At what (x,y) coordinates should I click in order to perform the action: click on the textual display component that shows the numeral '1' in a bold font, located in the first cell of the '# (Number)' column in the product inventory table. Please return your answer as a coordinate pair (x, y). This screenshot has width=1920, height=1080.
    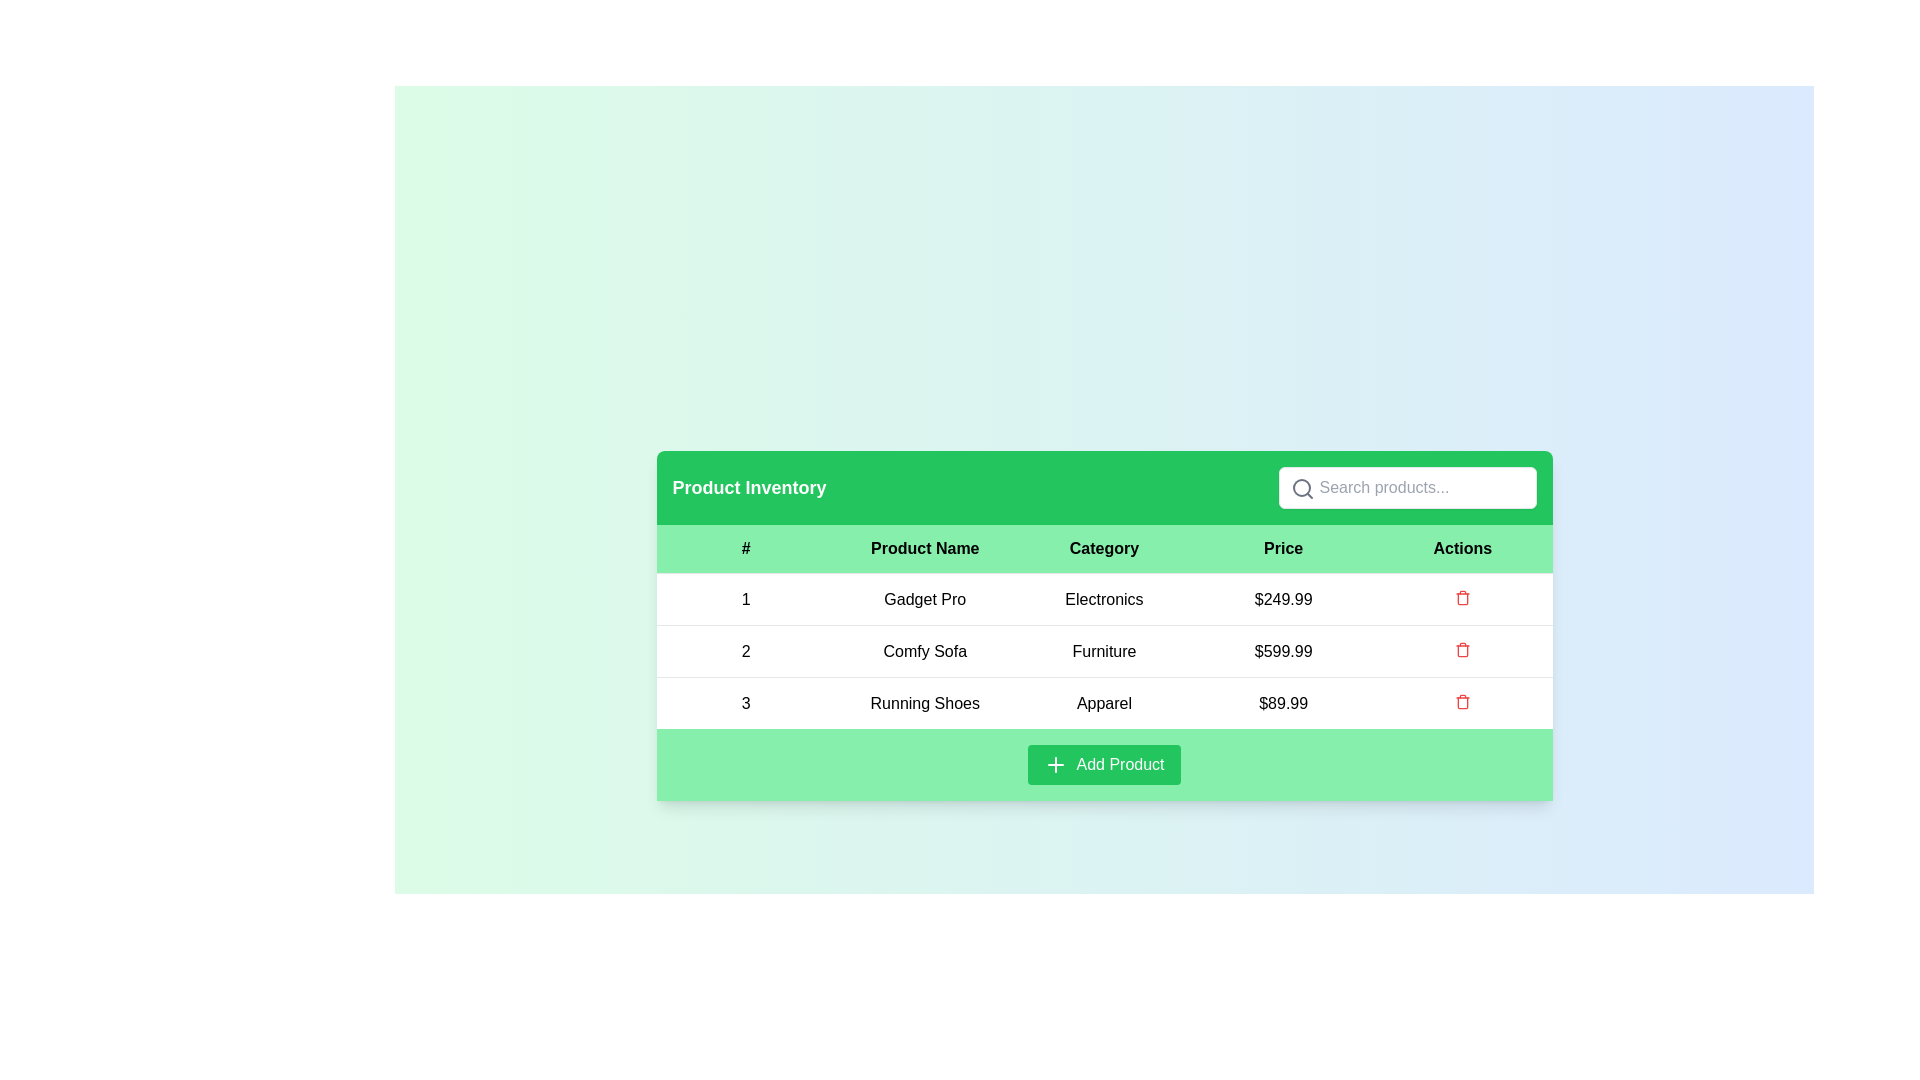
    Looking at the image, I should click on (745, 598).